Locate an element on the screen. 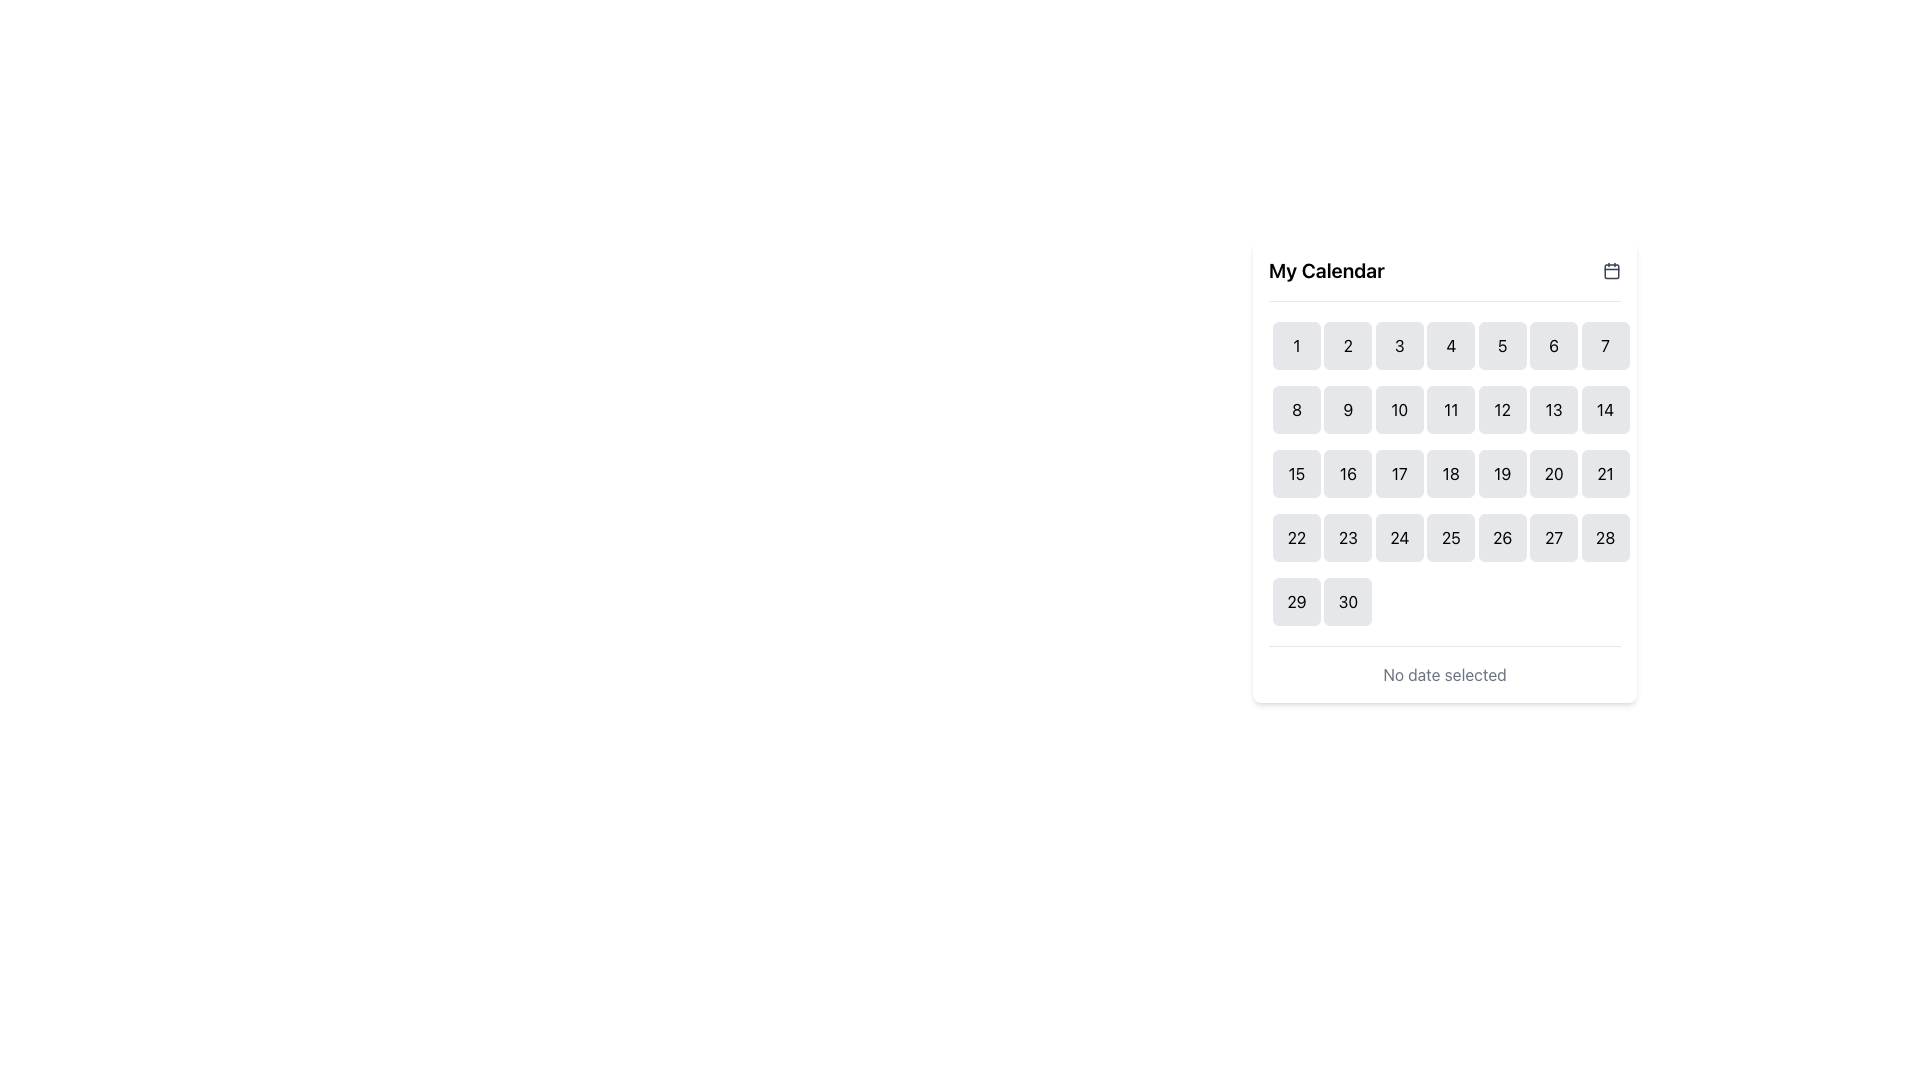 The height and width of the screenshot is (1080, 1920). the button representing the 19th day in the calendar is located at coordinates (1502, 474).